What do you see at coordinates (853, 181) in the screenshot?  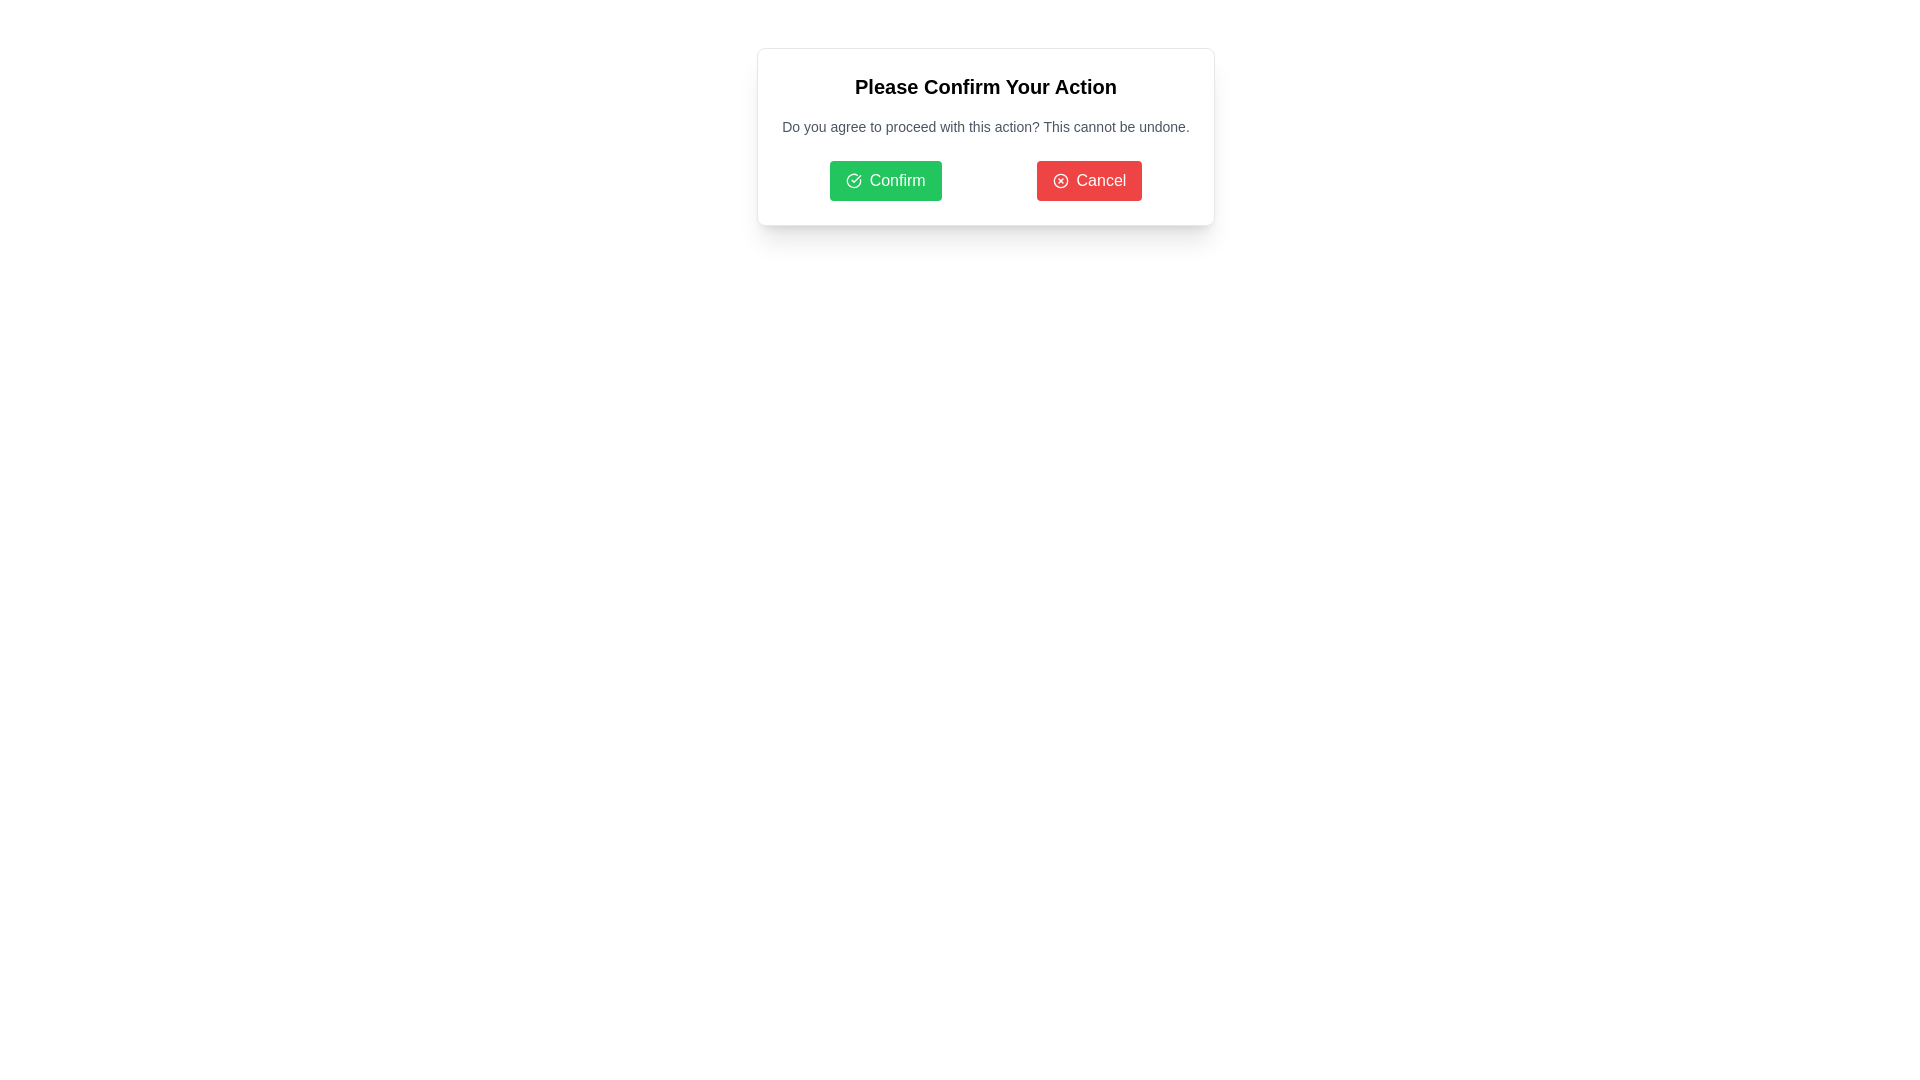 I see `the confirmation icon located inside the green 'Confirm' button in the dialog box` at bounding box center [853, 181].